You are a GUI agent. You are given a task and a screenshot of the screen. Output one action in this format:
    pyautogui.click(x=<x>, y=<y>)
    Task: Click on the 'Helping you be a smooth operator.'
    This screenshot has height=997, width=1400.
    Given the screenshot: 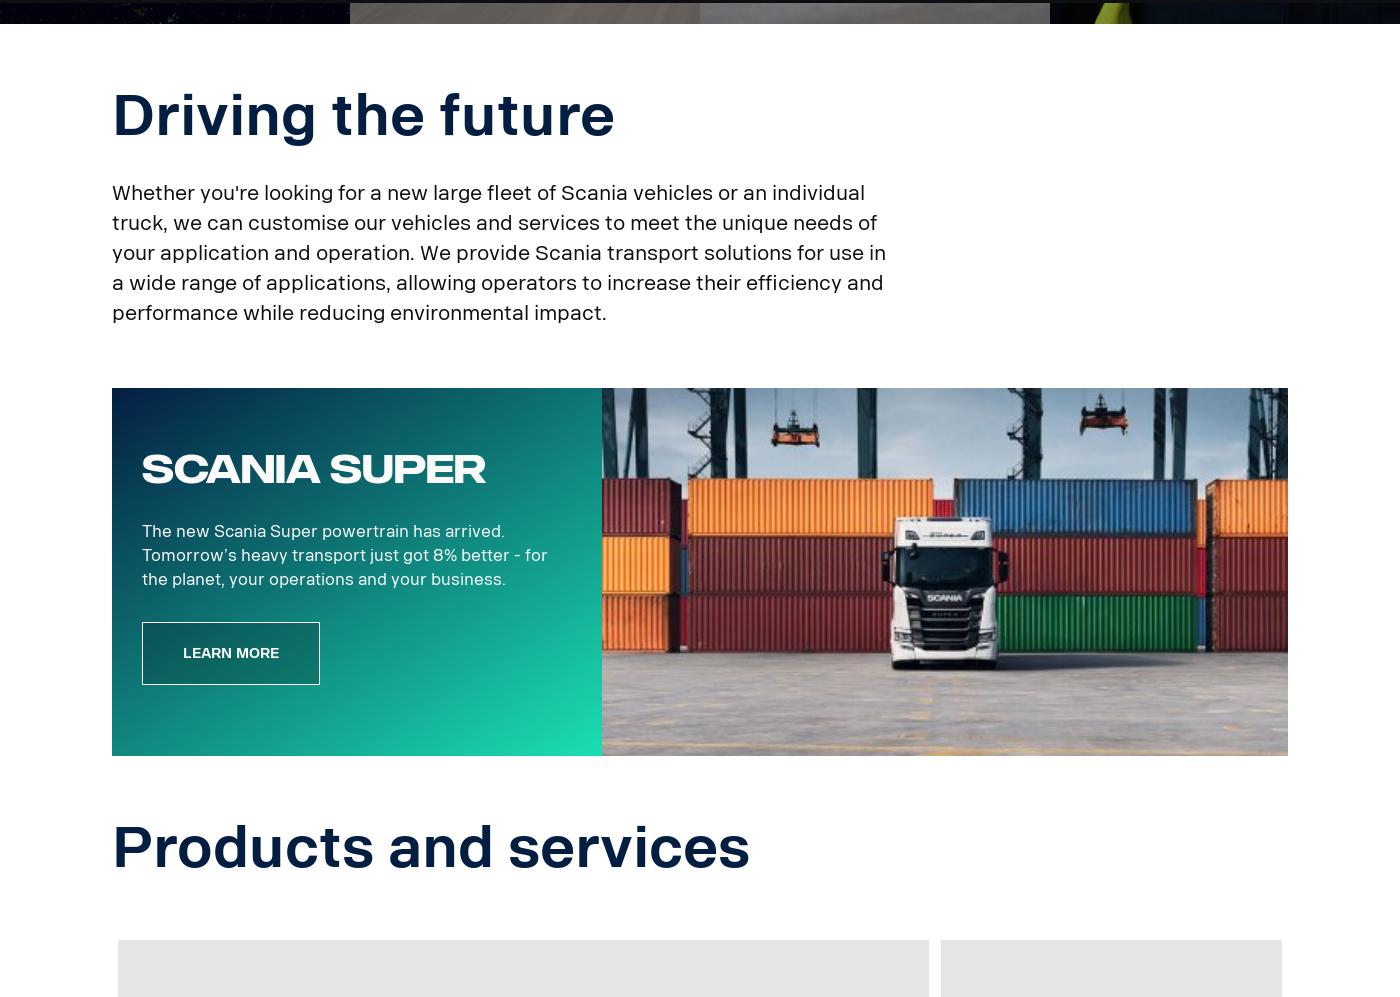 What is the action you would take?
    pyautogui.click(x=379, y=35)
    